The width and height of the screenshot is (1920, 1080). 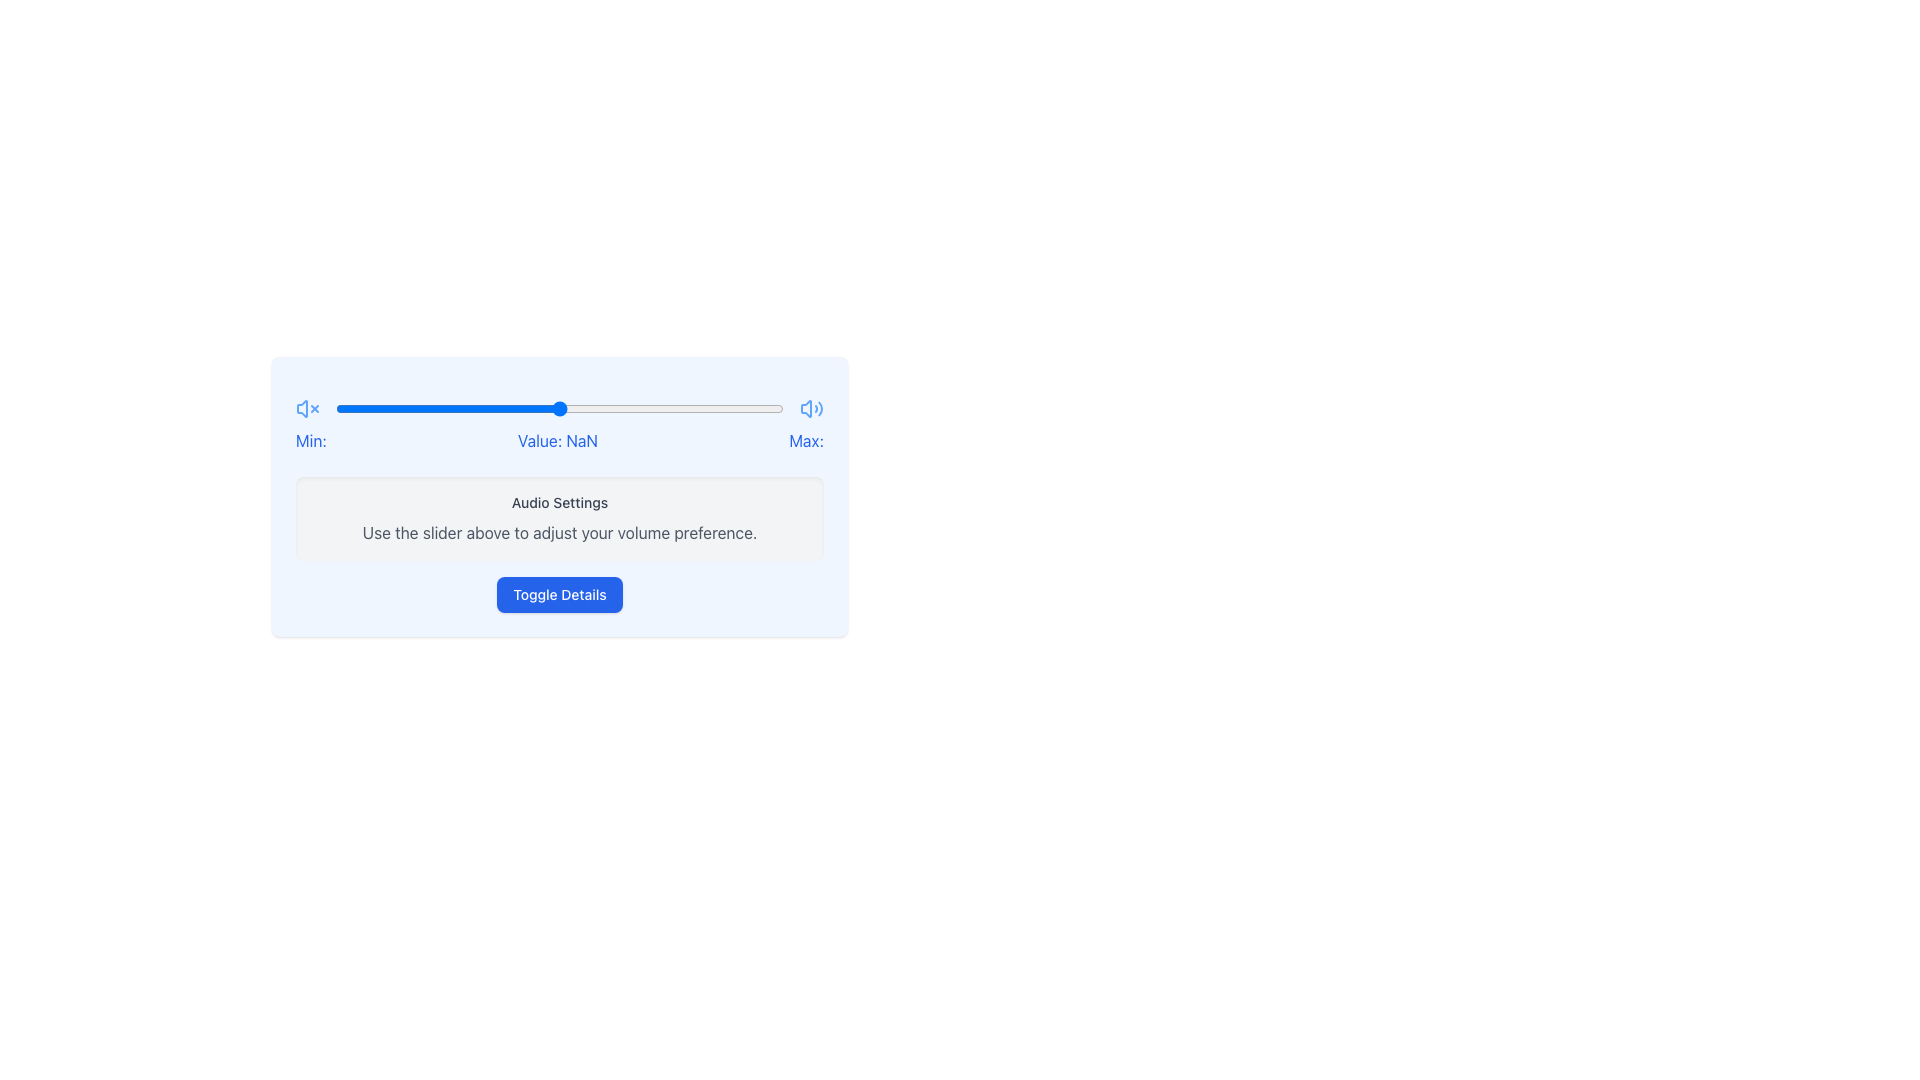 What do you see at coordinates (560, 501) in the screenshot?
I see `the text label that provides context for audio adjustments, located in the gray box component` at bounding box center [560, 501].